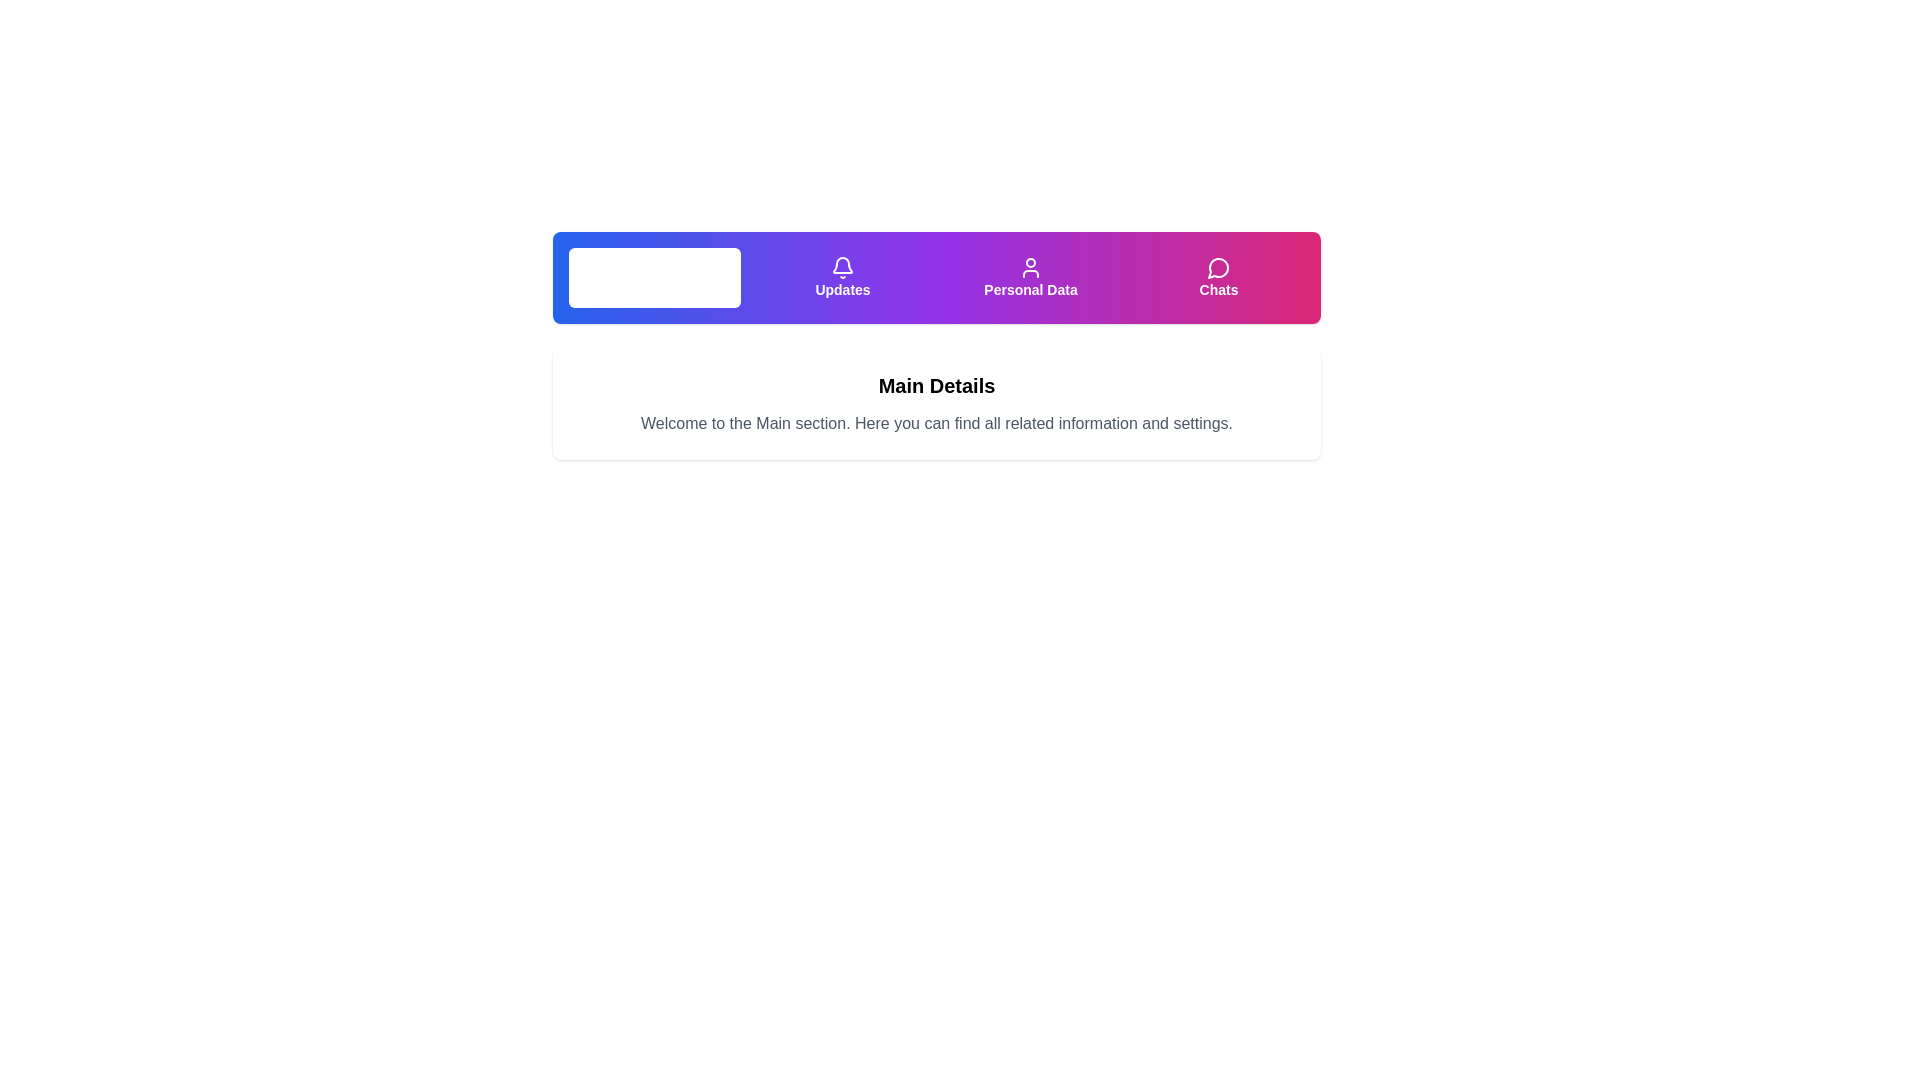  Describe the element at coordinates (1031, 289) in the screenshot. I see `the text label 'Personal Data' which serves as a description for the navigation button beneath the user icon` at that location.